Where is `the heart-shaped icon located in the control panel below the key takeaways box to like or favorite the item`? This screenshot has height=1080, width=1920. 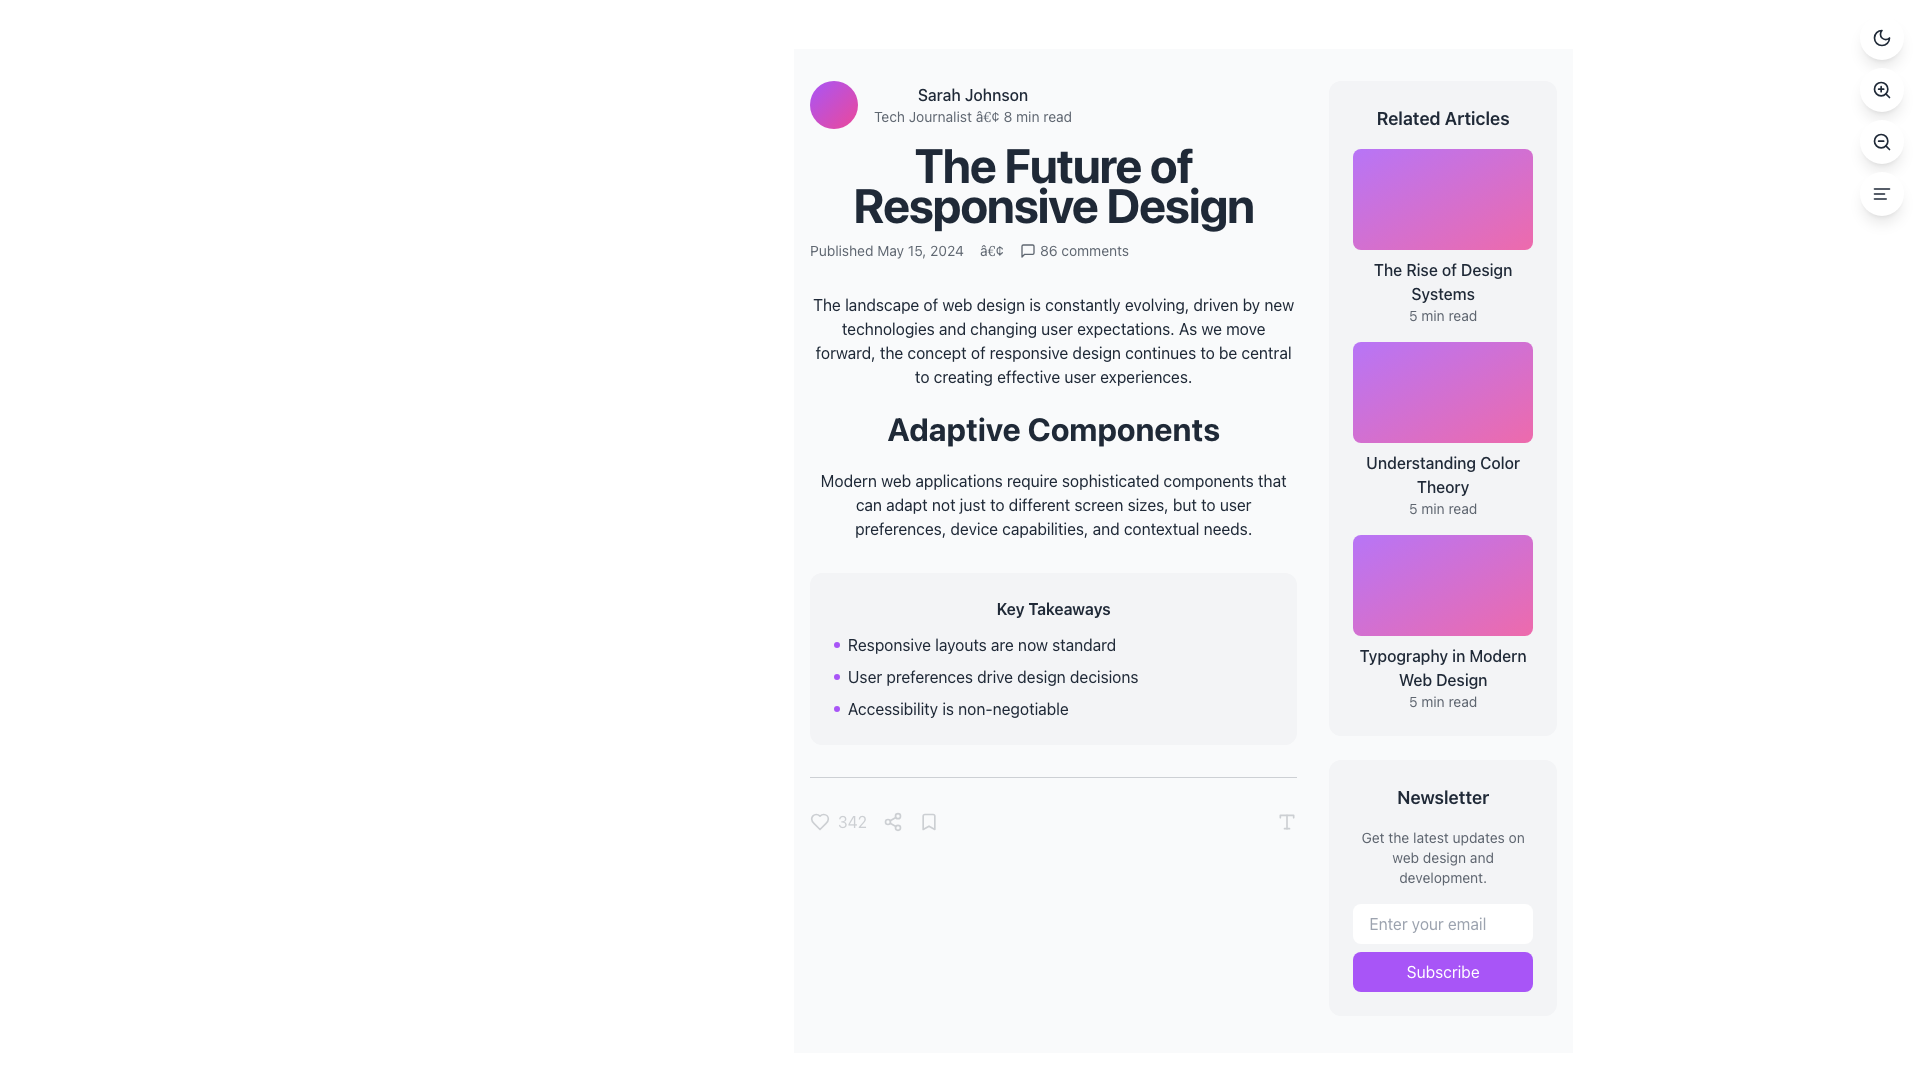
the heart-shaped icon located in the control panel below the key takeaways box to like or favorite the item is located at coordinates (820, 821).